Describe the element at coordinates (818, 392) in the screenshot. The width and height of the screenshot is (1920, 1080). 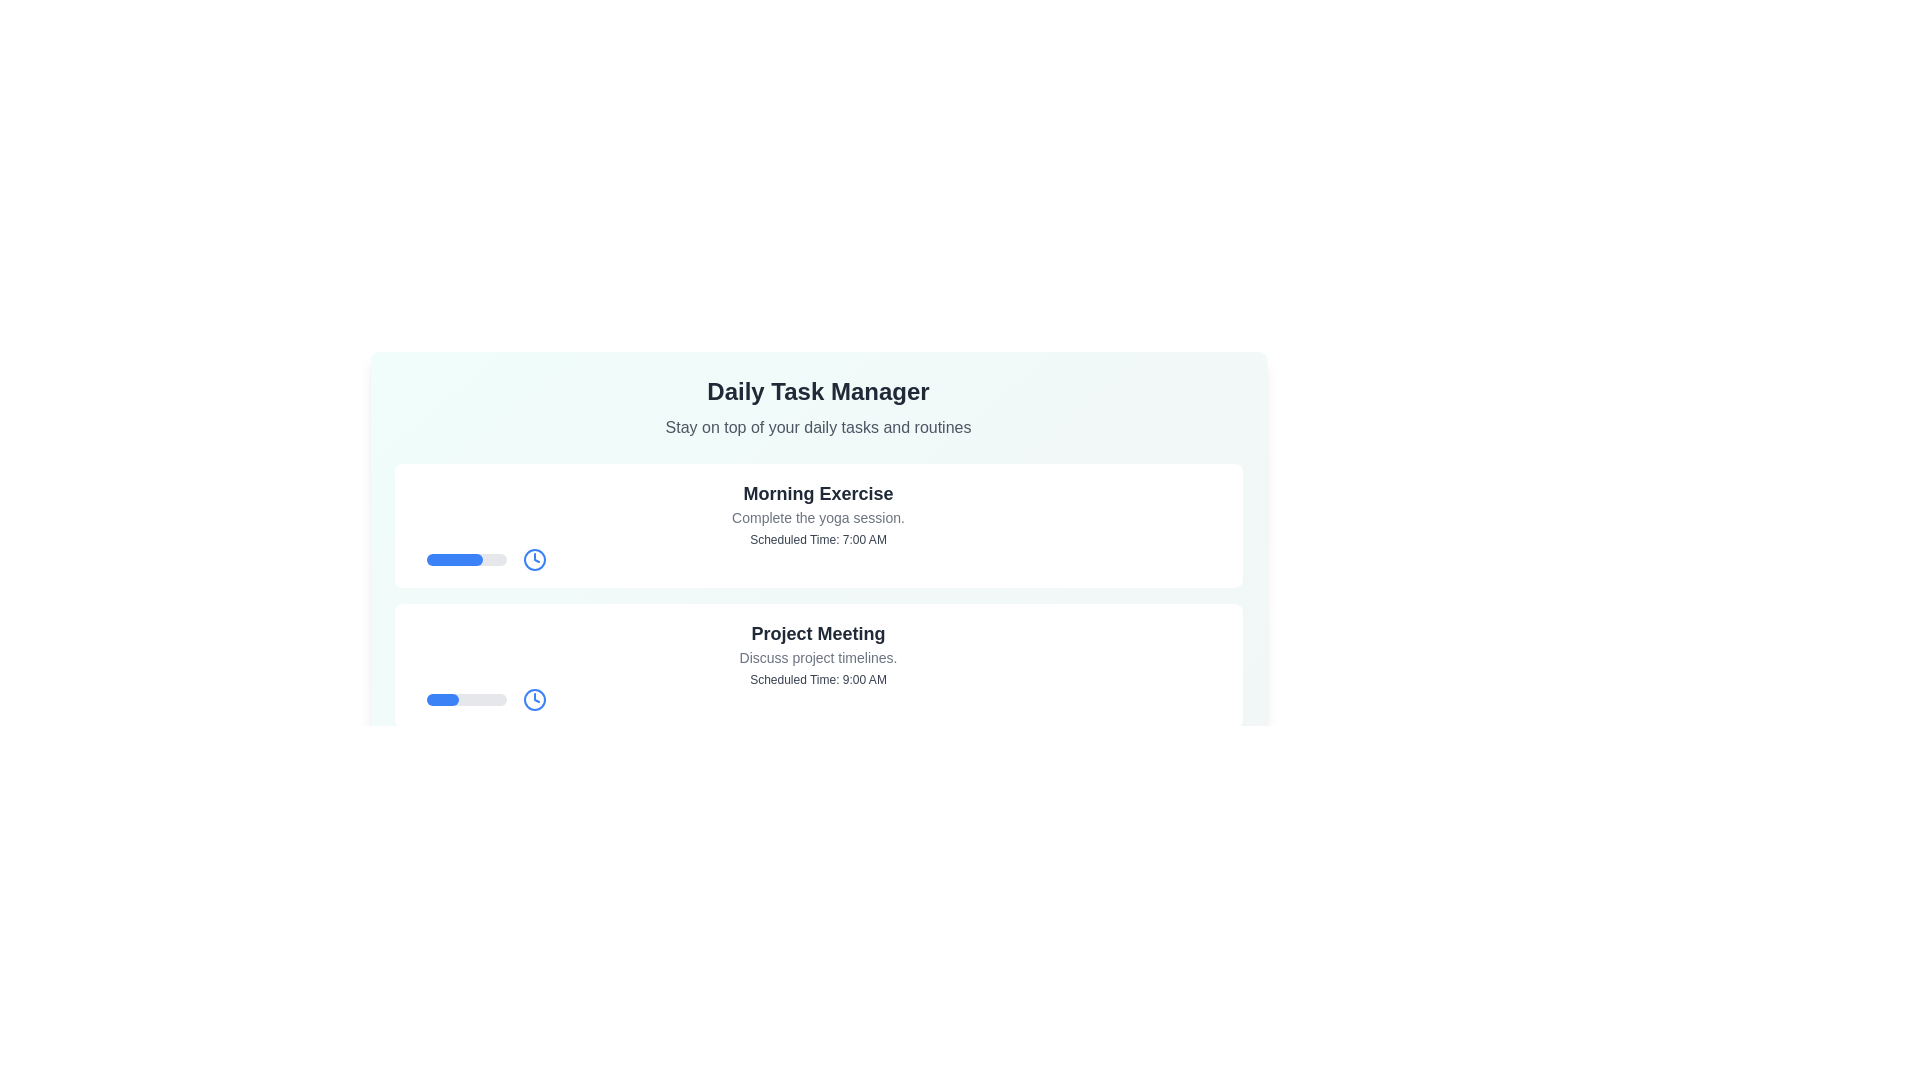
I see `the main title Text Header at the top of the page, which provides users with an understanding of the interface's purpose` at that location.